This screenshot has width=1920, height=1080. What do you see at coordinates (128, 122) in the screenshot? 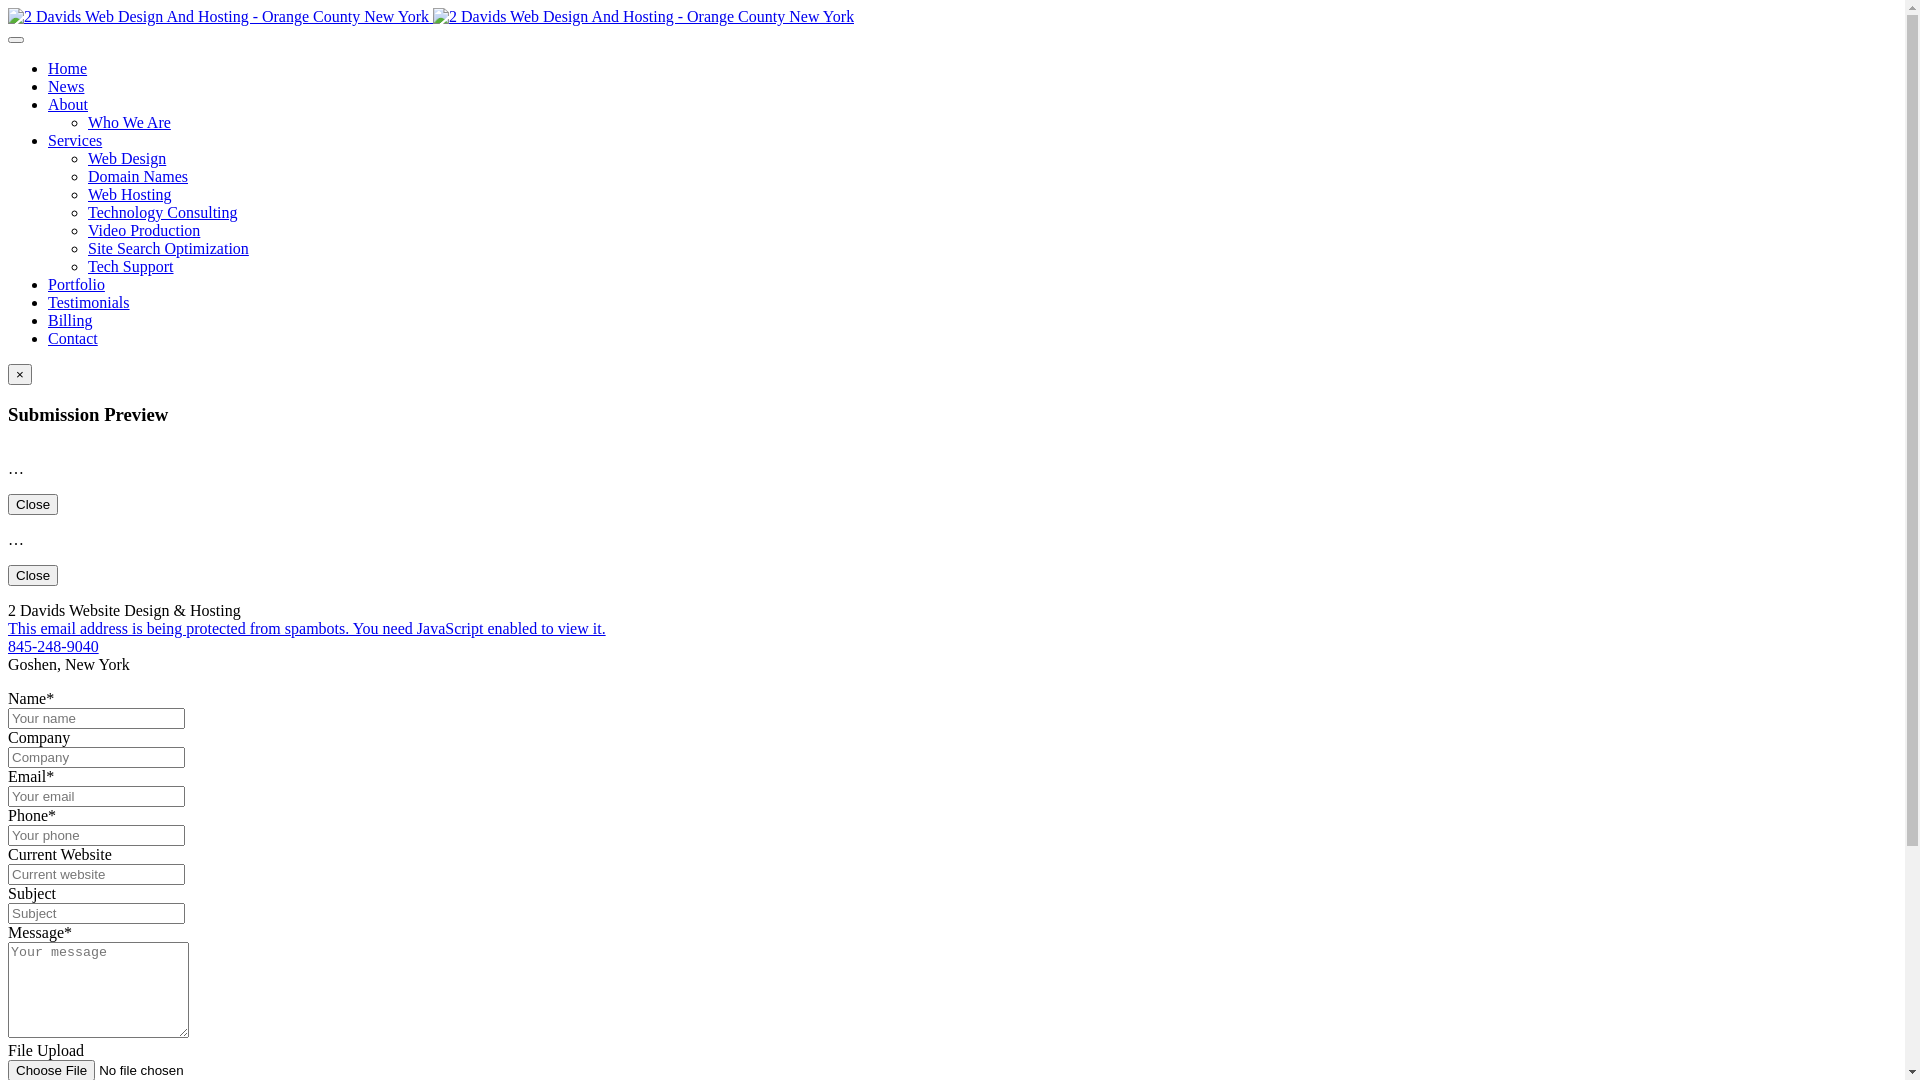
I see `'Who We Are'` at bounding box center [128, 122].